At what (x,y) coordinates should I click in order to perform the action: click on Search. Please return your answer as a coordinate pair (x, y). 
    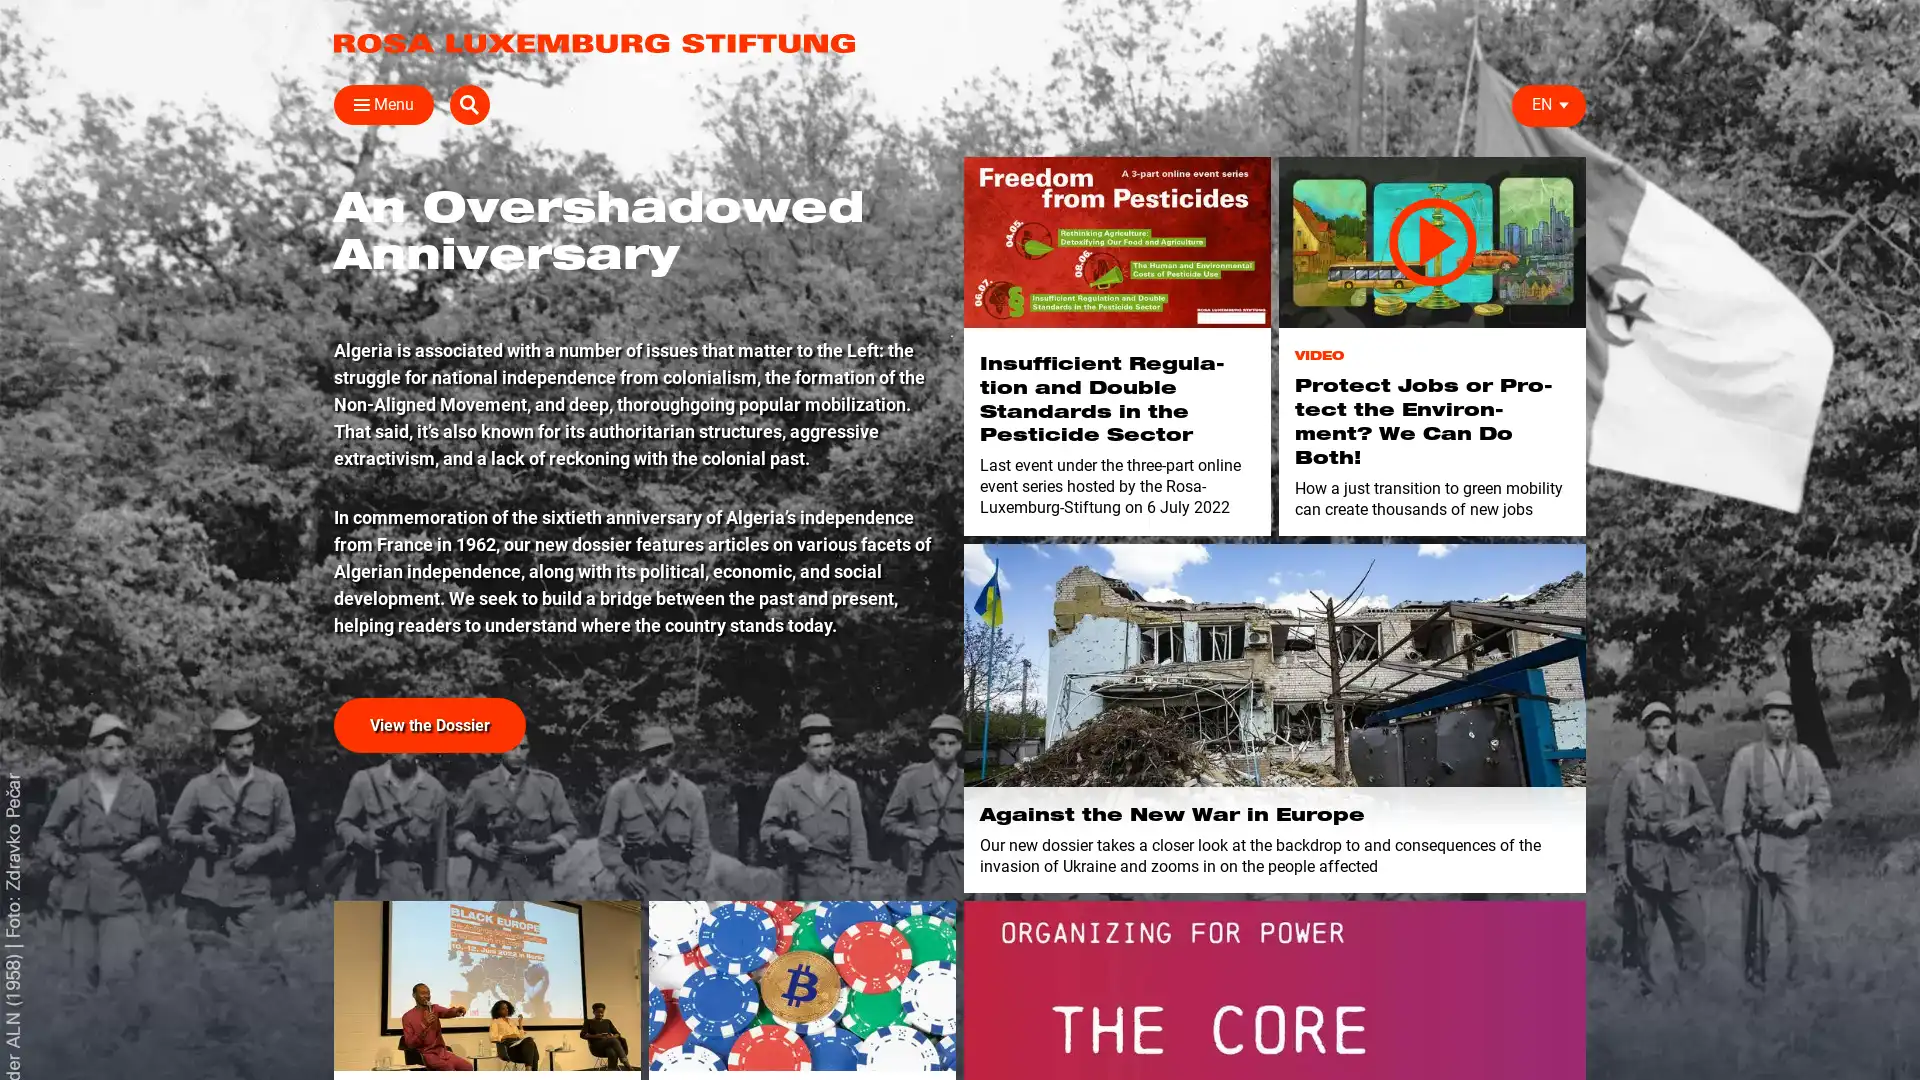
    Looking at the image, I should click on (1280, 151).